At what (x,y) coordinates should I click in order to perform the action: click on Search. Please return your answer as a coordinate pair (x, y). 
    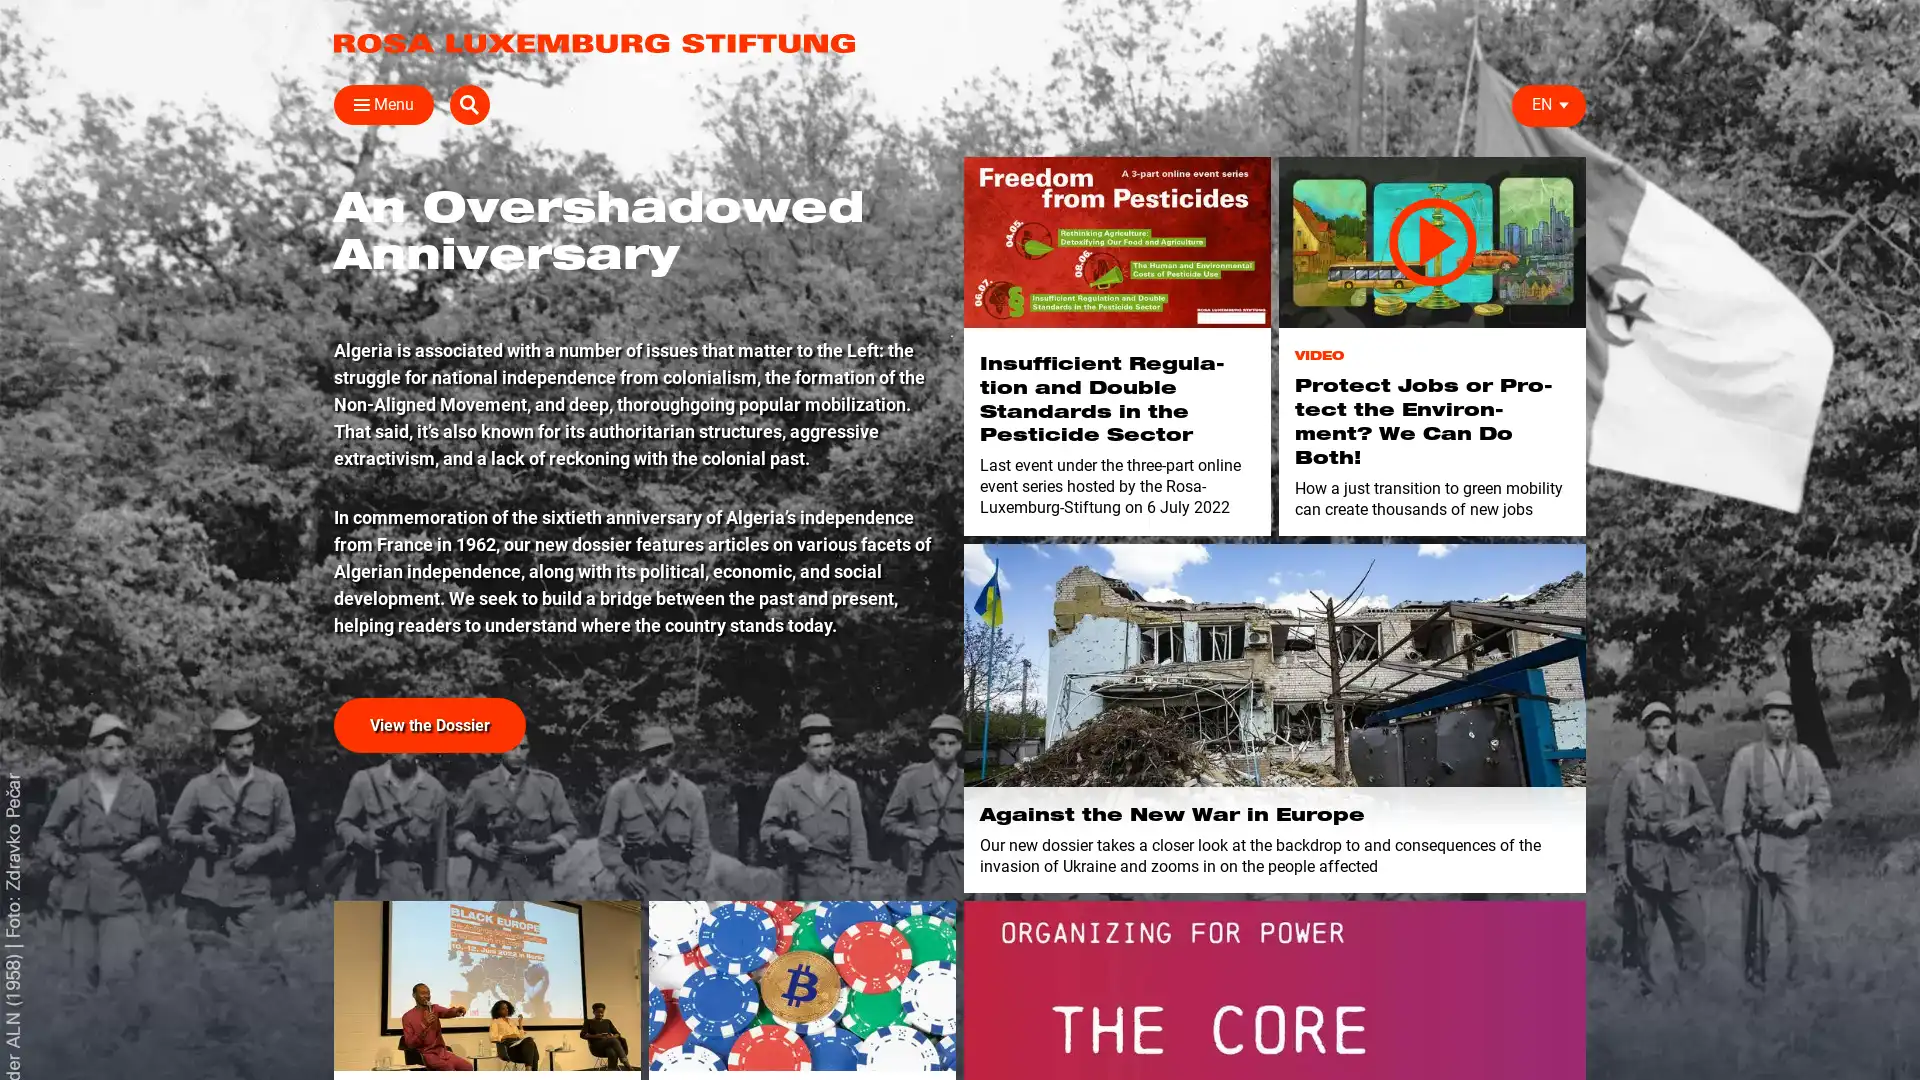
    Looking at the image, I should click on (1280, 151).